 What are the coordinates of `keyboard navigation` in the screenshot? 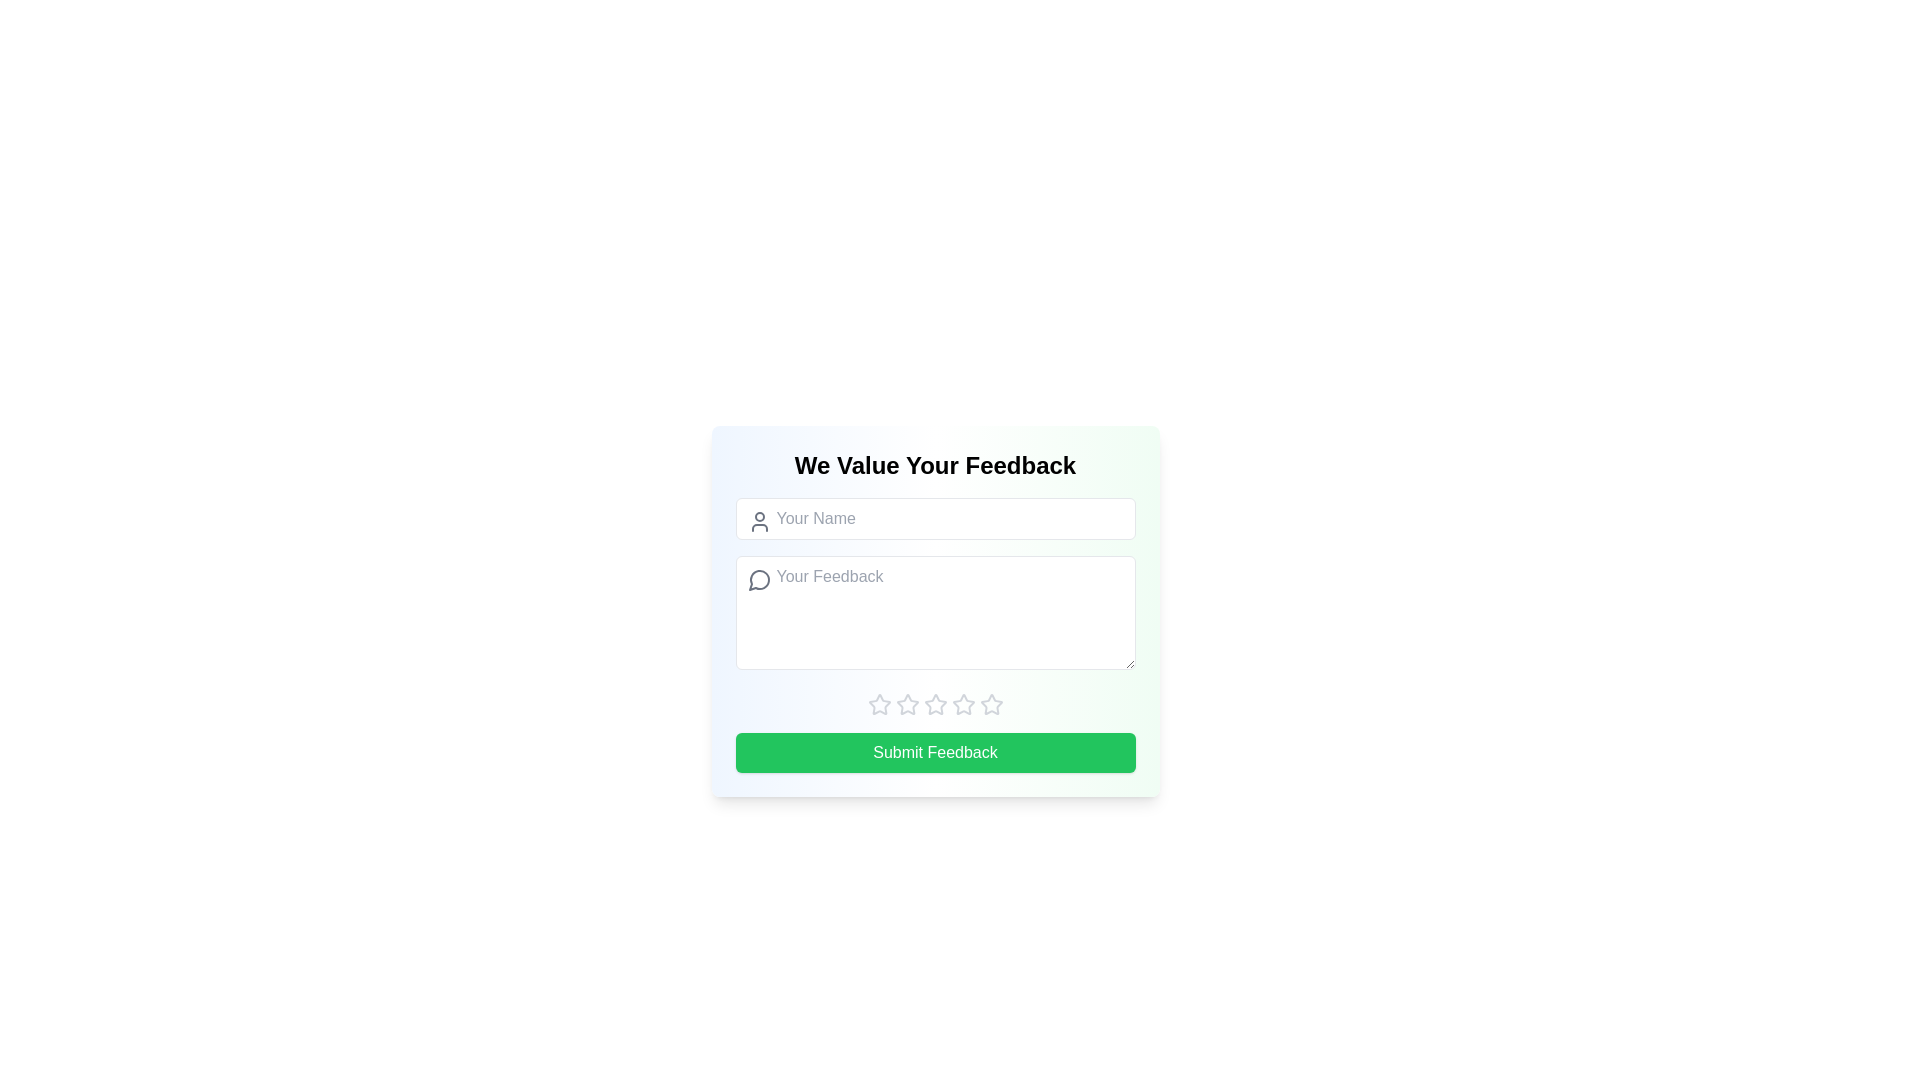 It's located at (991, 704).